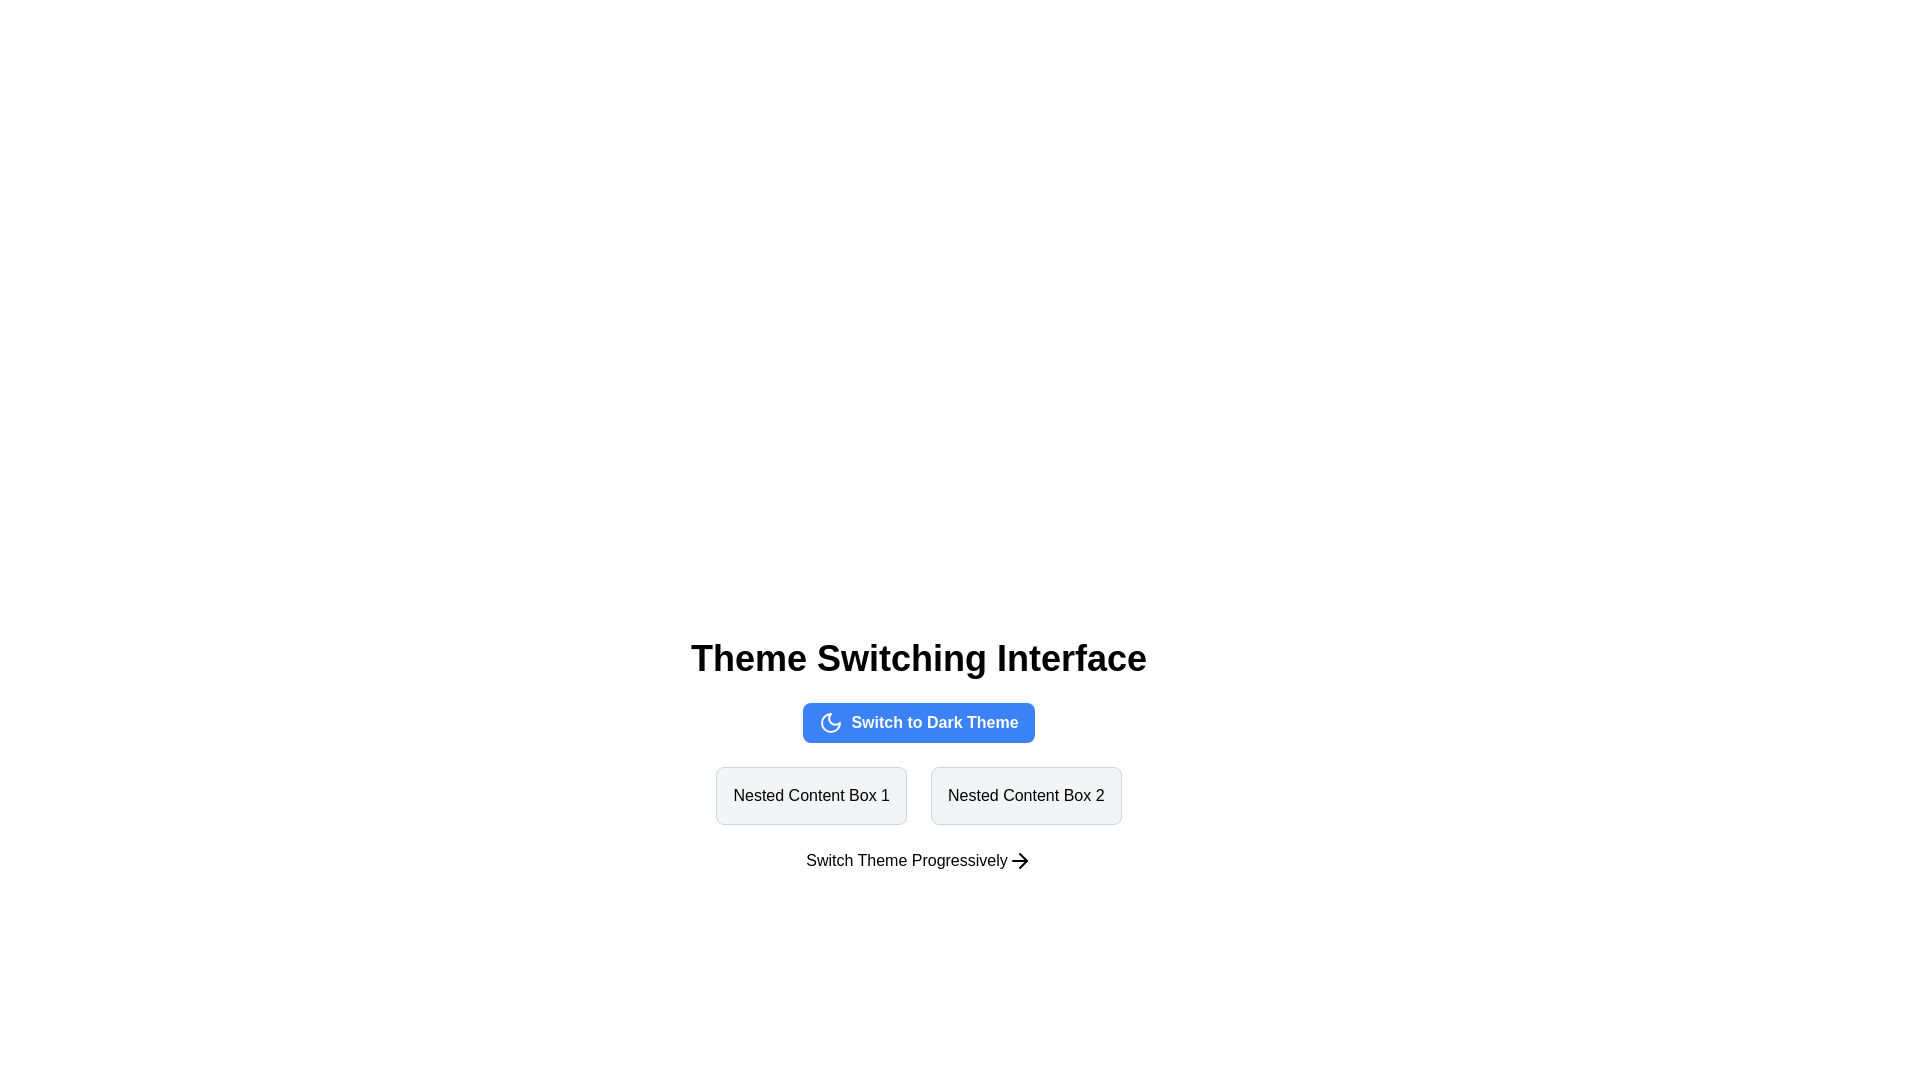 The image size is (1920, 1080). I want to click on the crescent moon icon located on the blue rounded rectangular button labeled 'Switch to Dark Theme', so click(831, 722).